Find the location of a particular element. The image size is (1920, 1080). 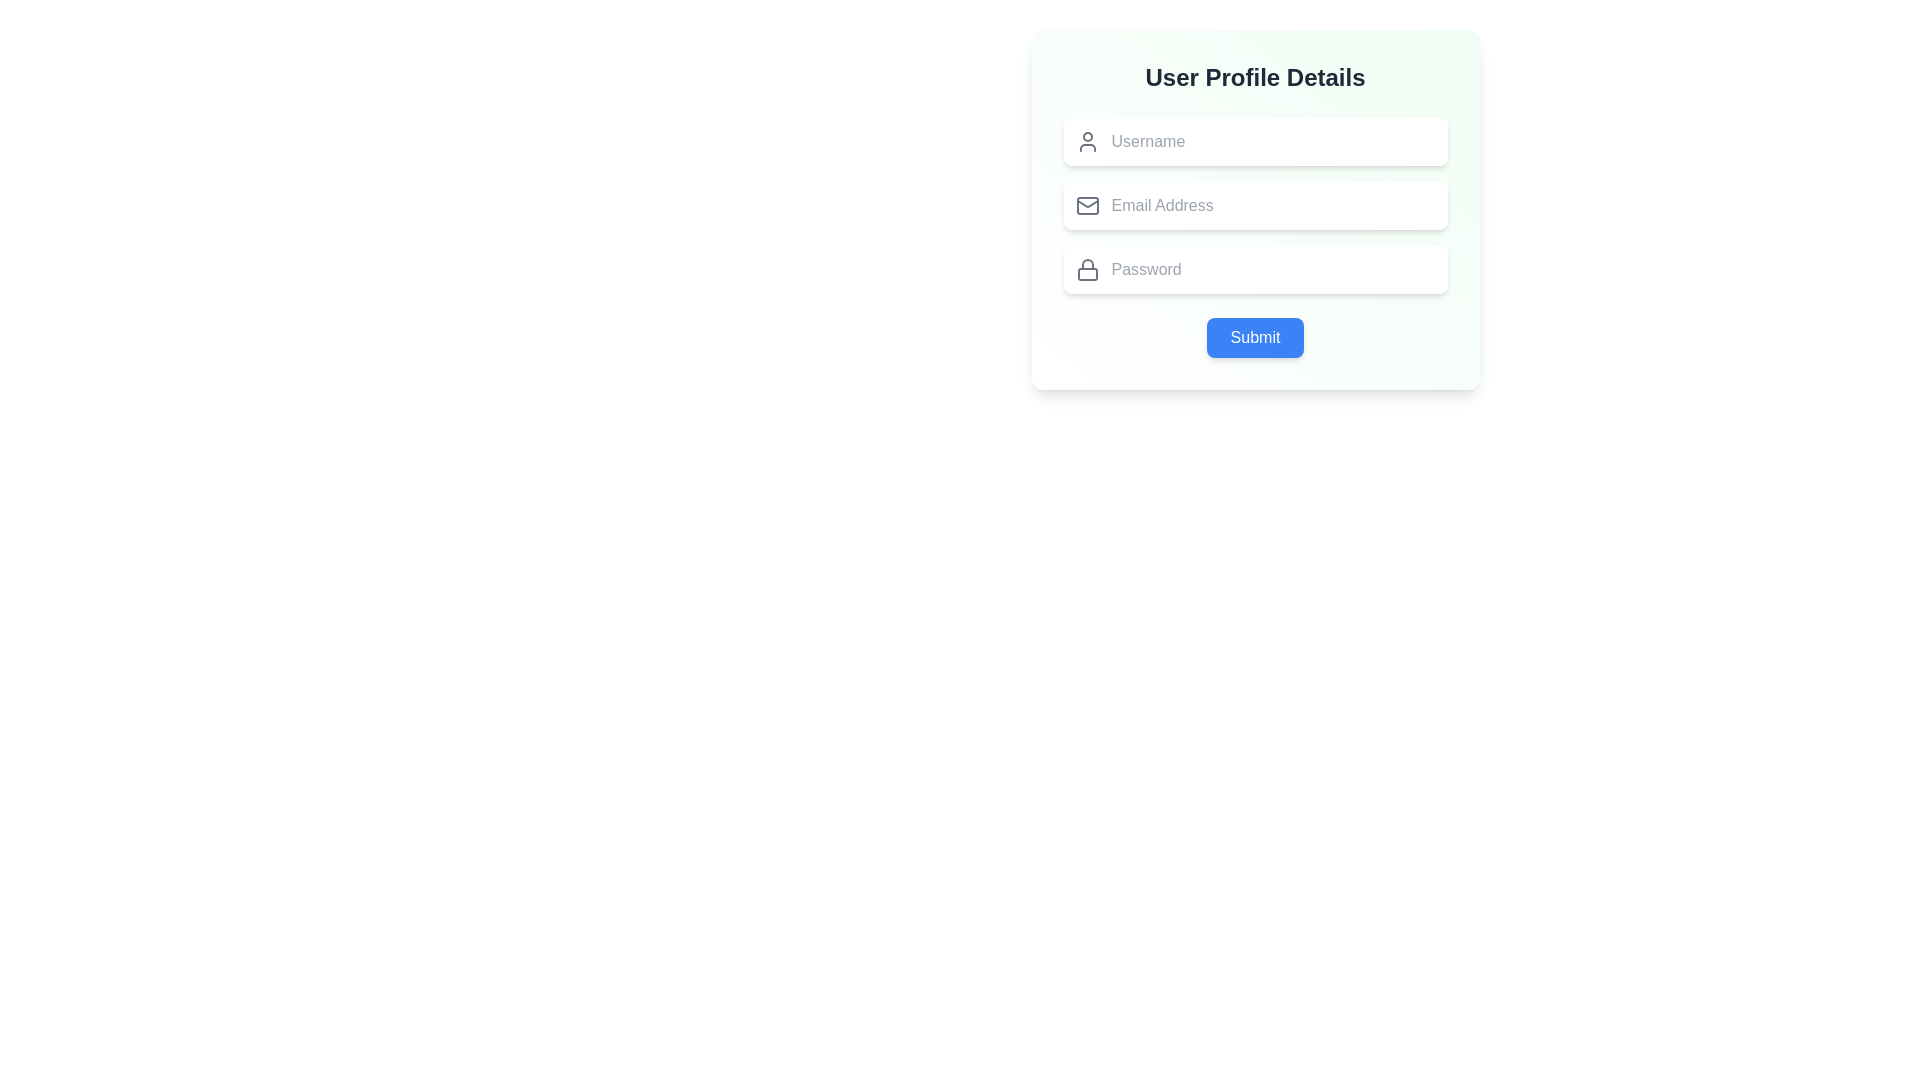

the title Text Label located at the top-center of the form, which indicates the purpose of the input fields and Submit button is located at coordinates (1254, 76).